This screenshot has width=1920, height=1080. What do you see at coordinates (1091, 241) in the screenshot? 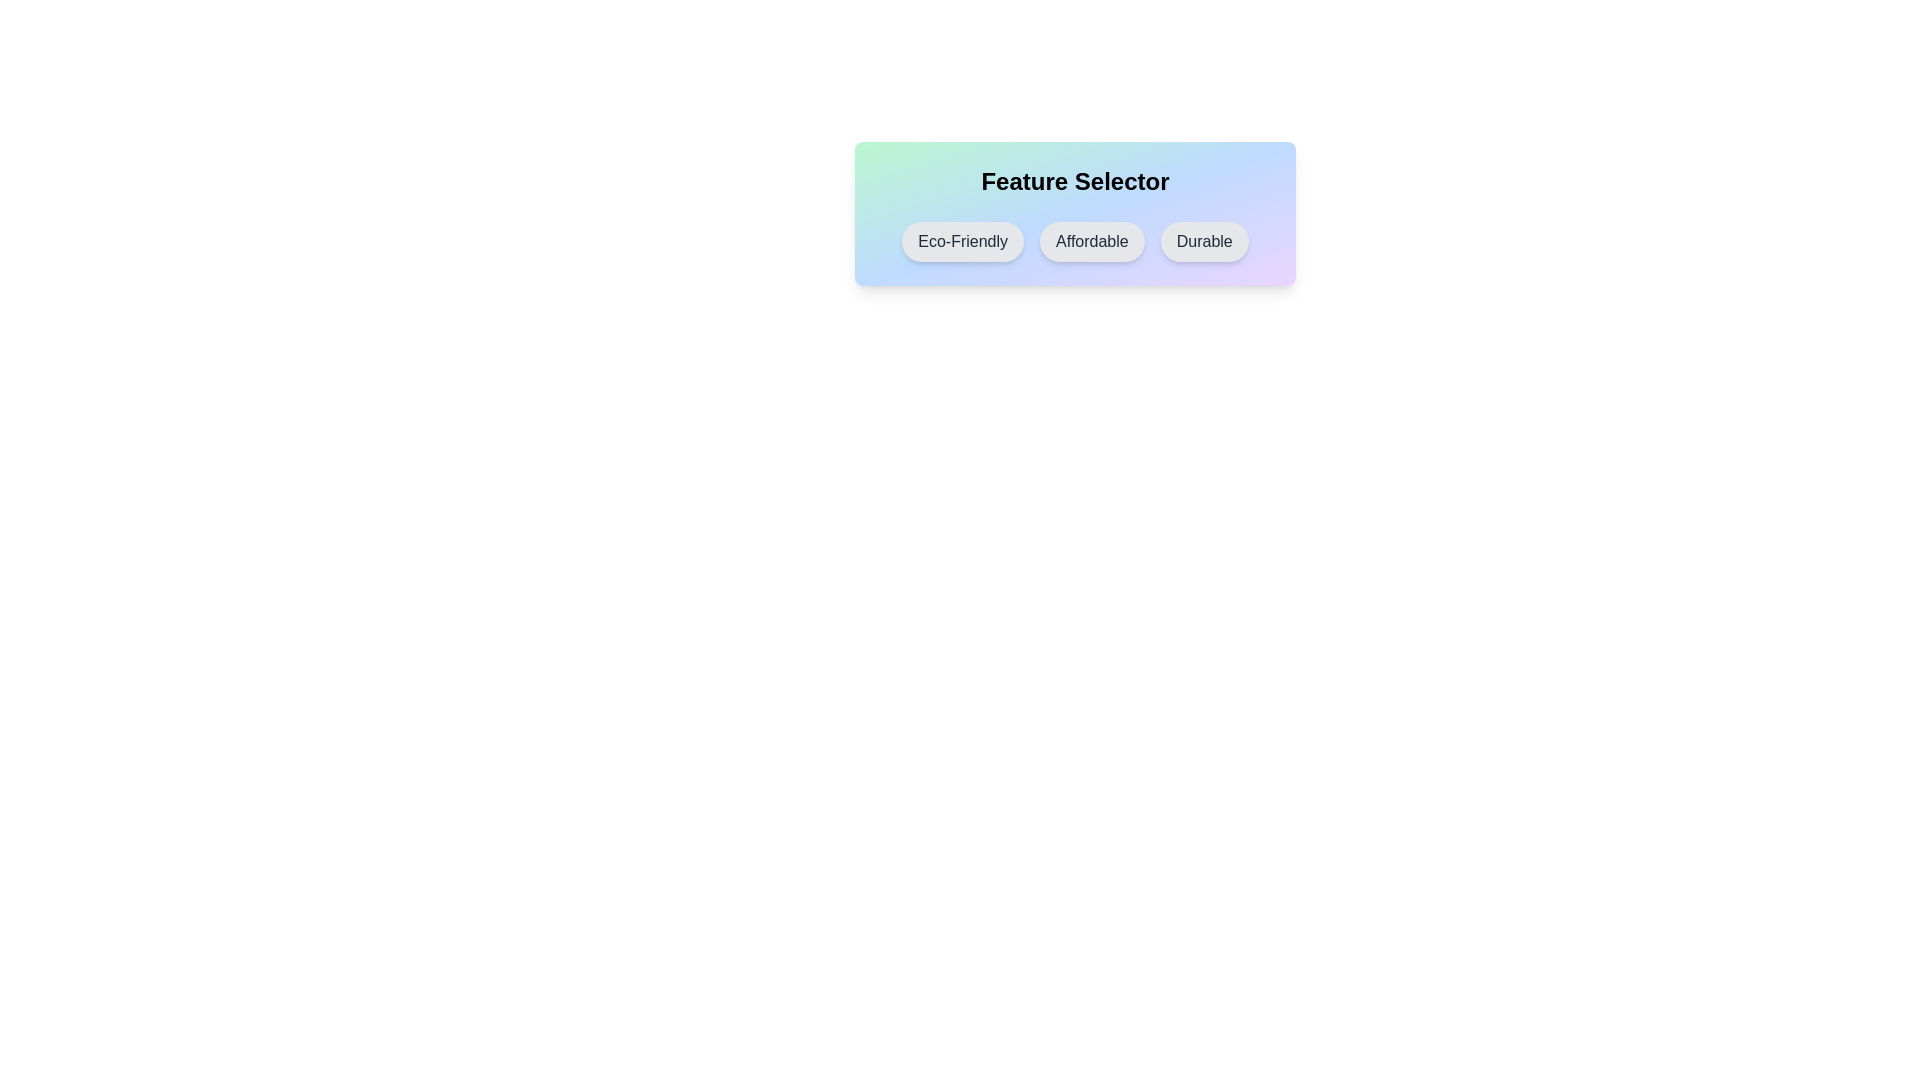
I see `the chip labeled Affordable to observe its hover effect` at bounding box center [1091, 241].